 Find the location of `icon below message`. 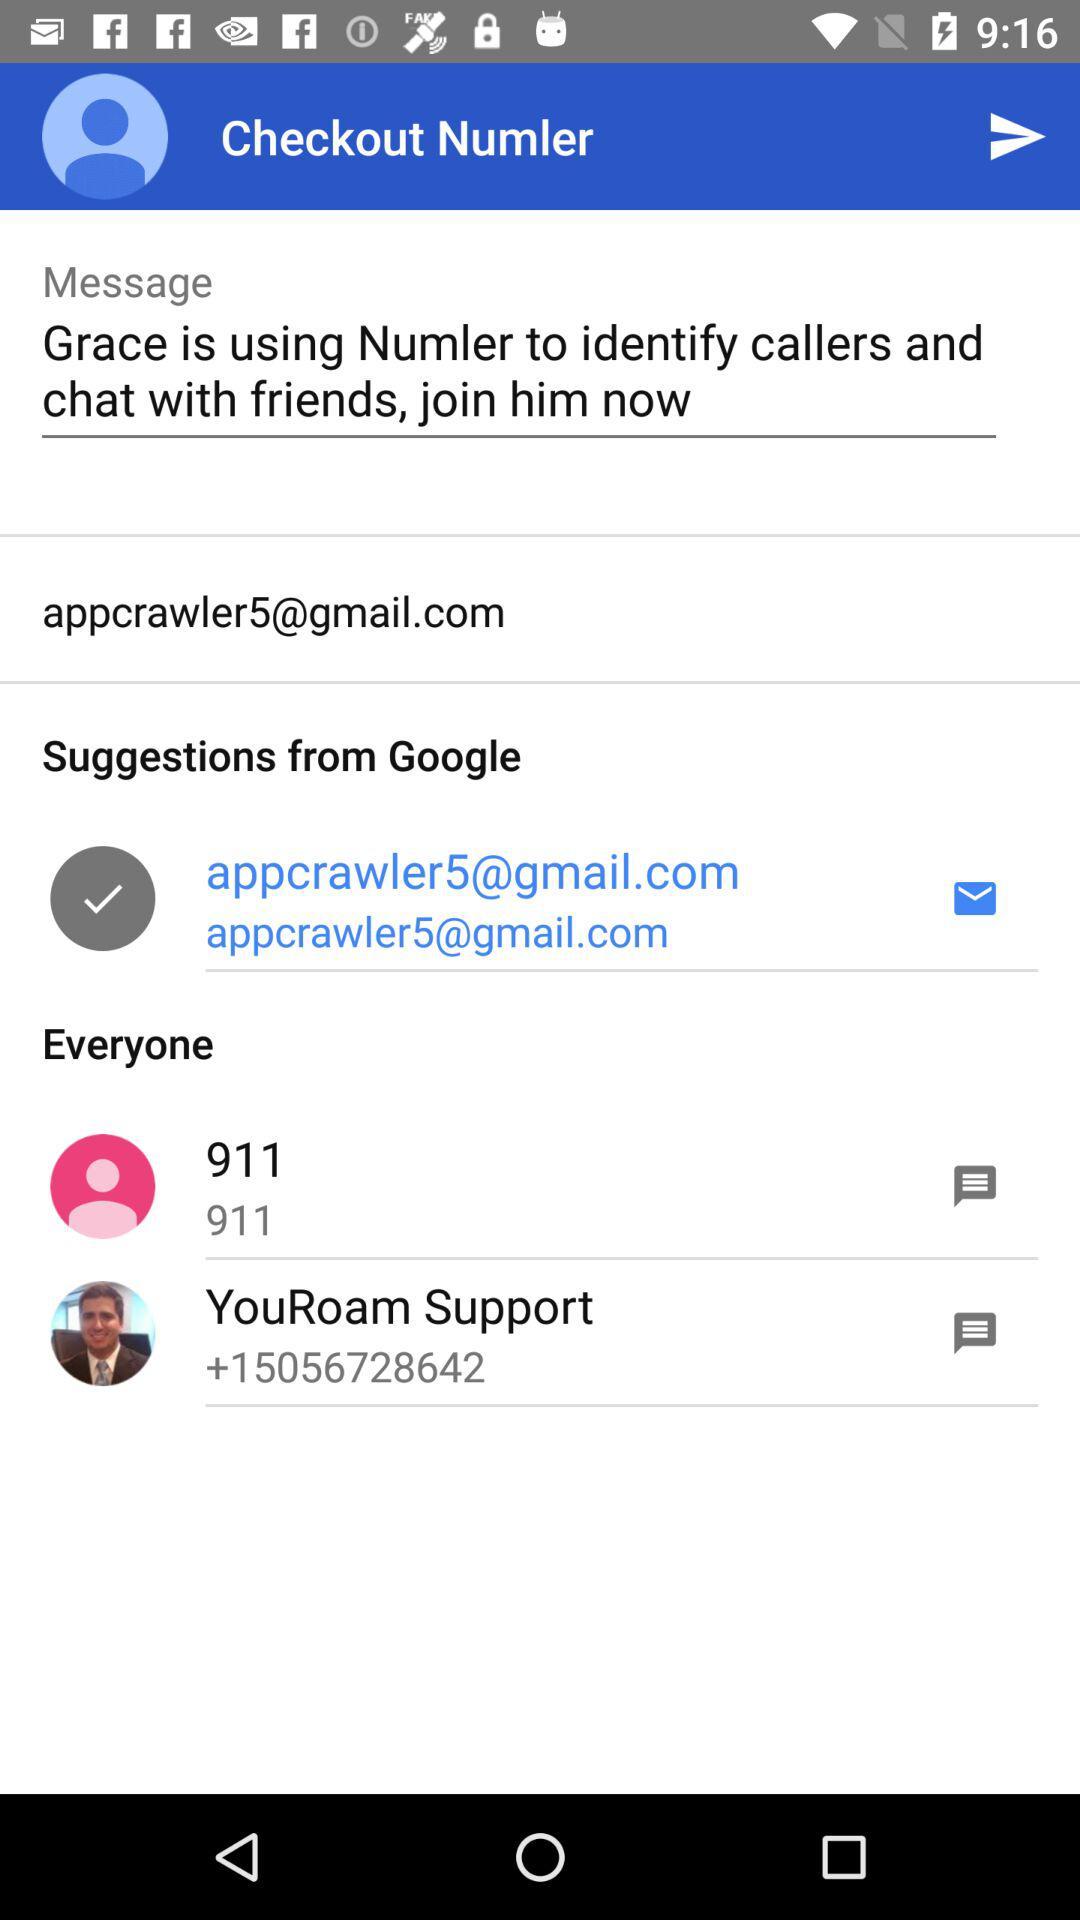

icon below message is located at coordinates (518, 369).